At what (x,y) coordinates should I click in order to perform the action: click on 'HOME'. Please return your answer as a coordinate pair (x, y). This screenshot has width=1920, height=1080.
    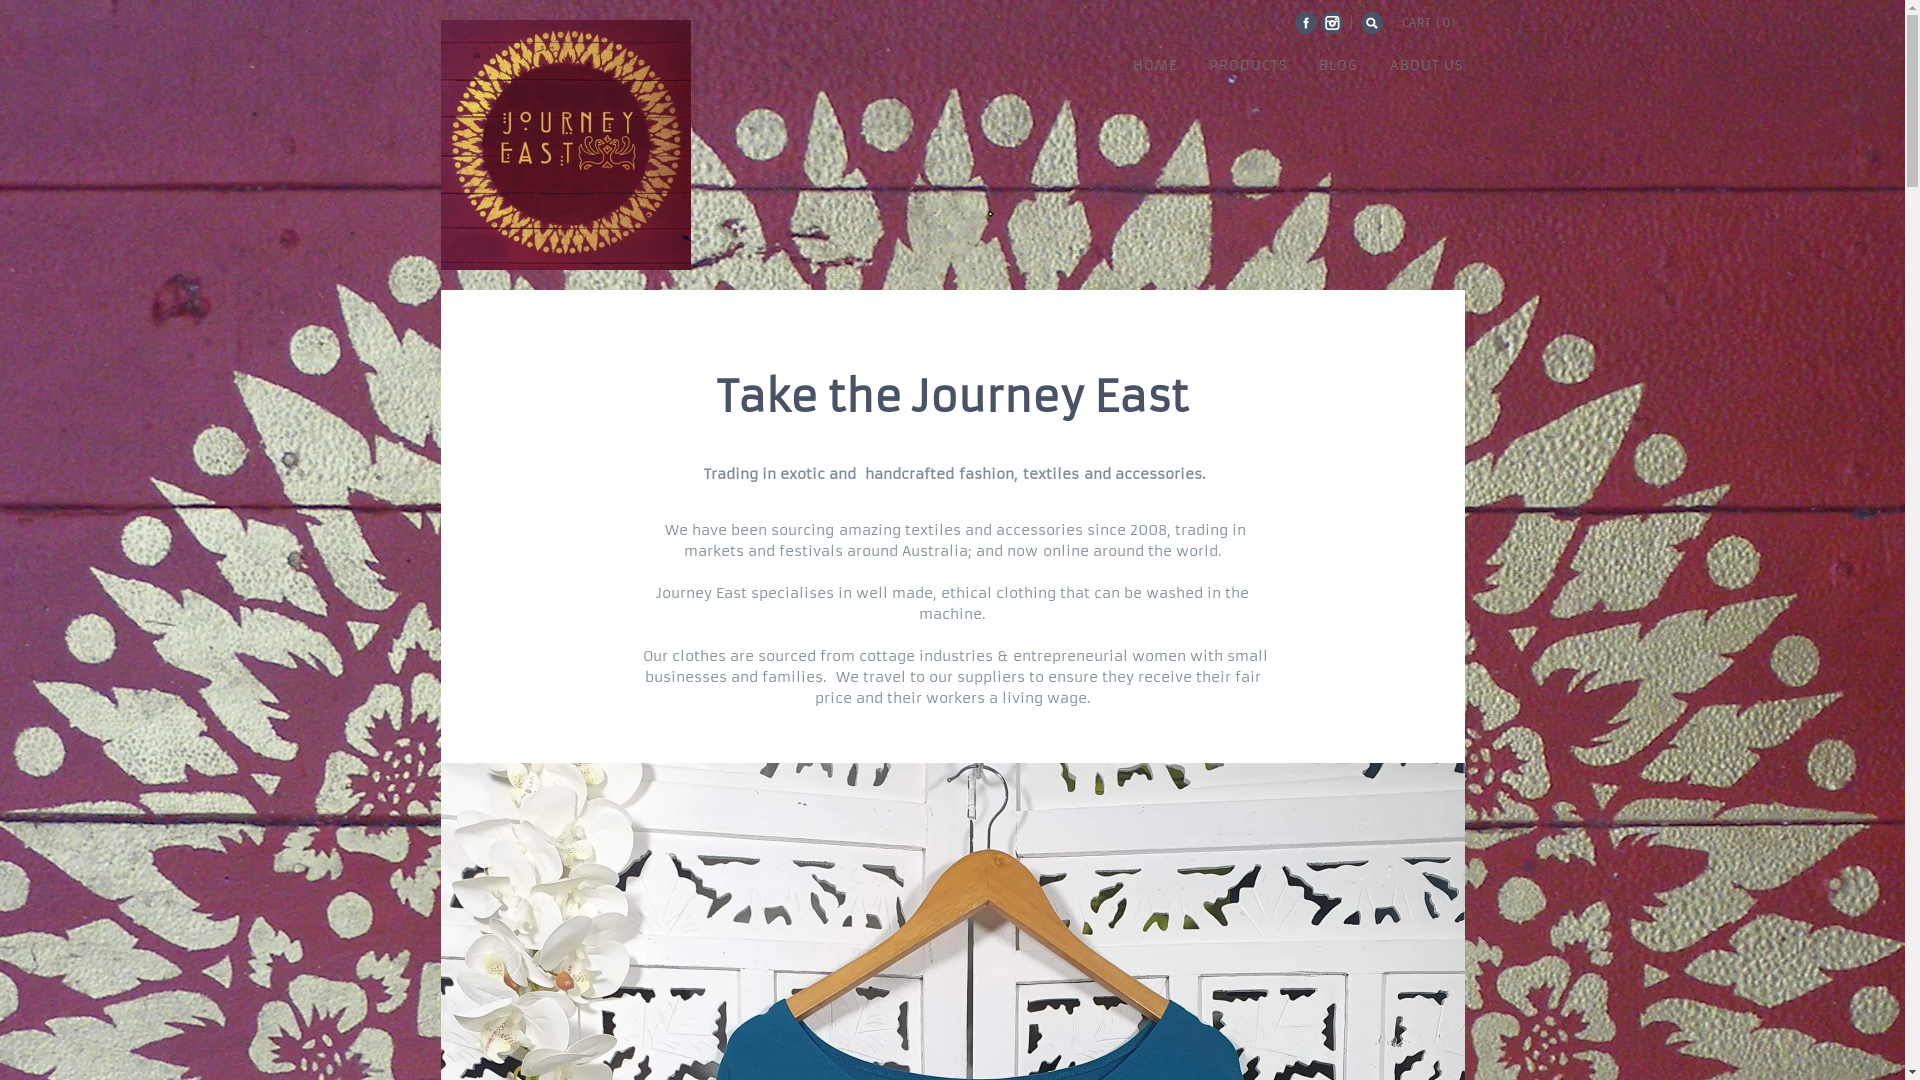
    Looking at the image, I should click on (1155, 64).